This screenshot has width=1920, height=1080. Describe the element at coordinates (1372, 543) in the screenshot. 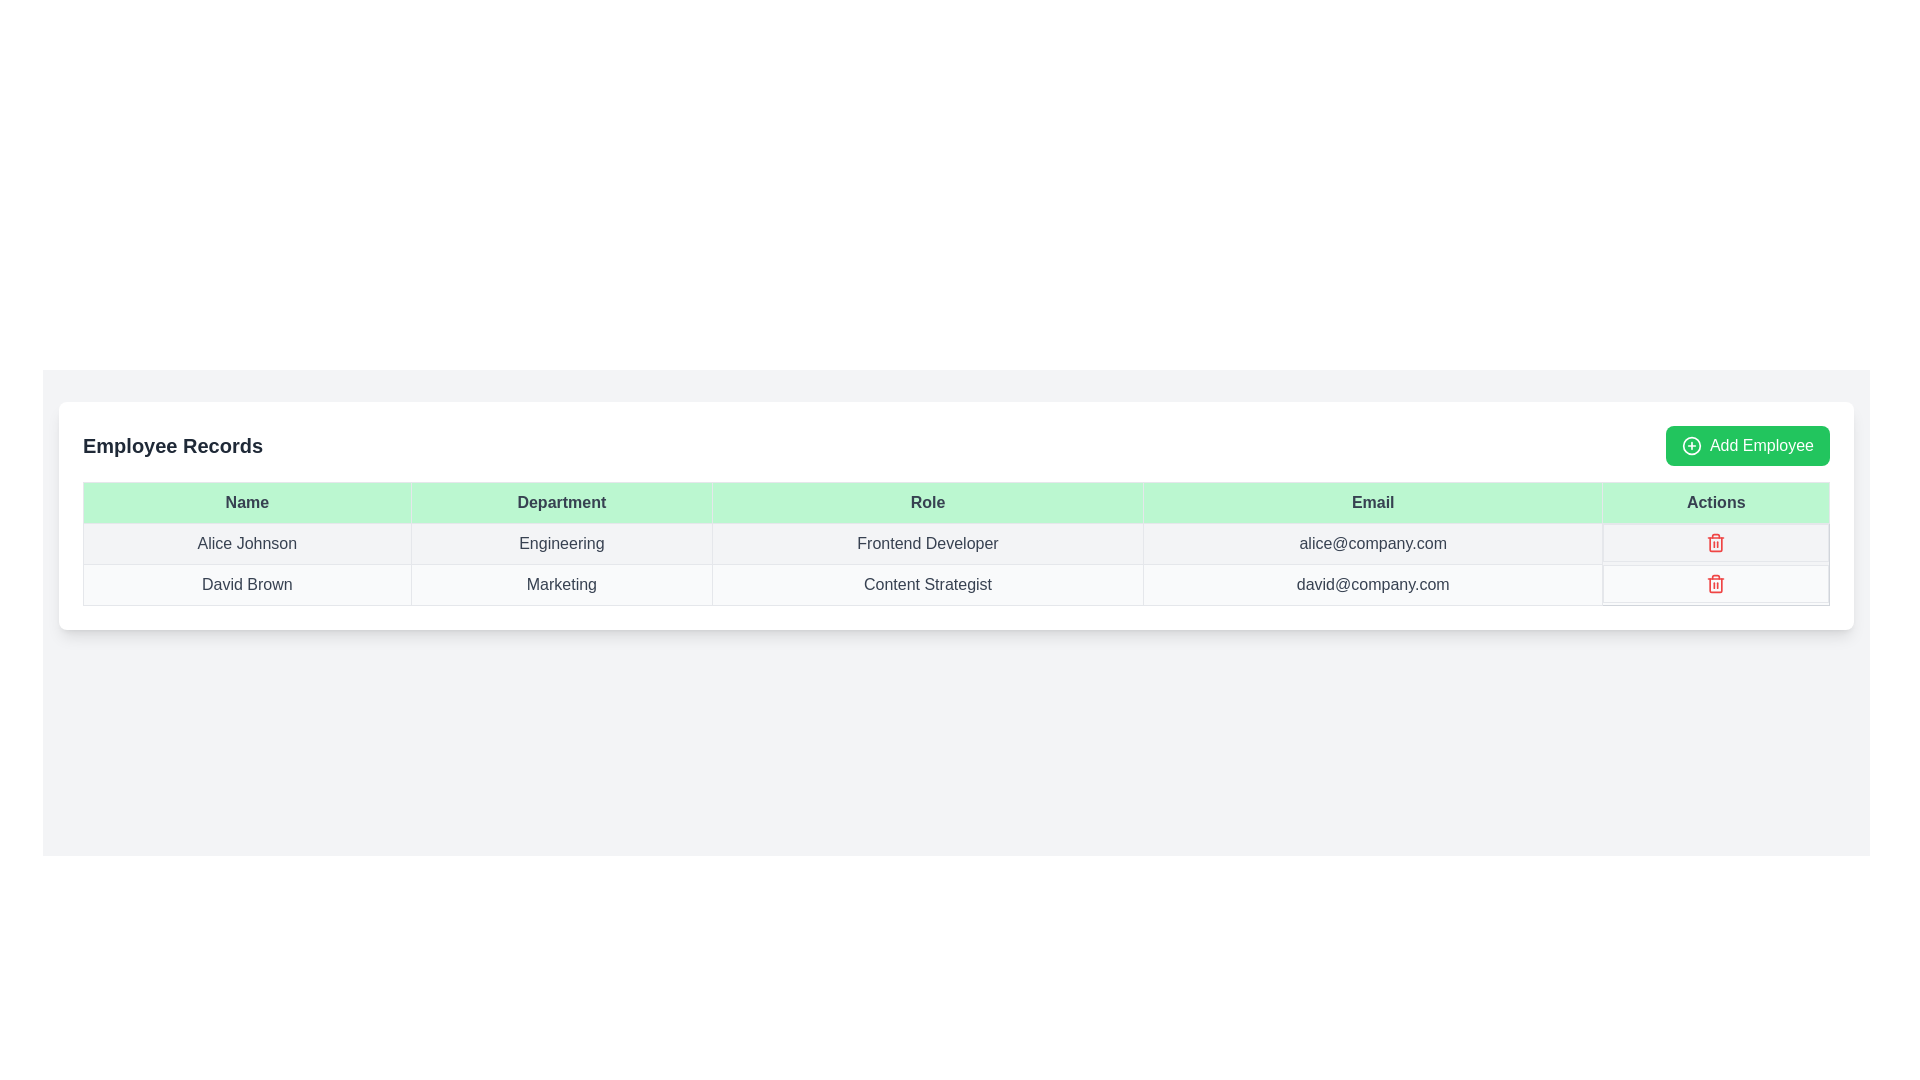

I see `the text label displaying the email address for Alice Johnson in the employee records table, located under the 'Email' header in the second row` at that location.